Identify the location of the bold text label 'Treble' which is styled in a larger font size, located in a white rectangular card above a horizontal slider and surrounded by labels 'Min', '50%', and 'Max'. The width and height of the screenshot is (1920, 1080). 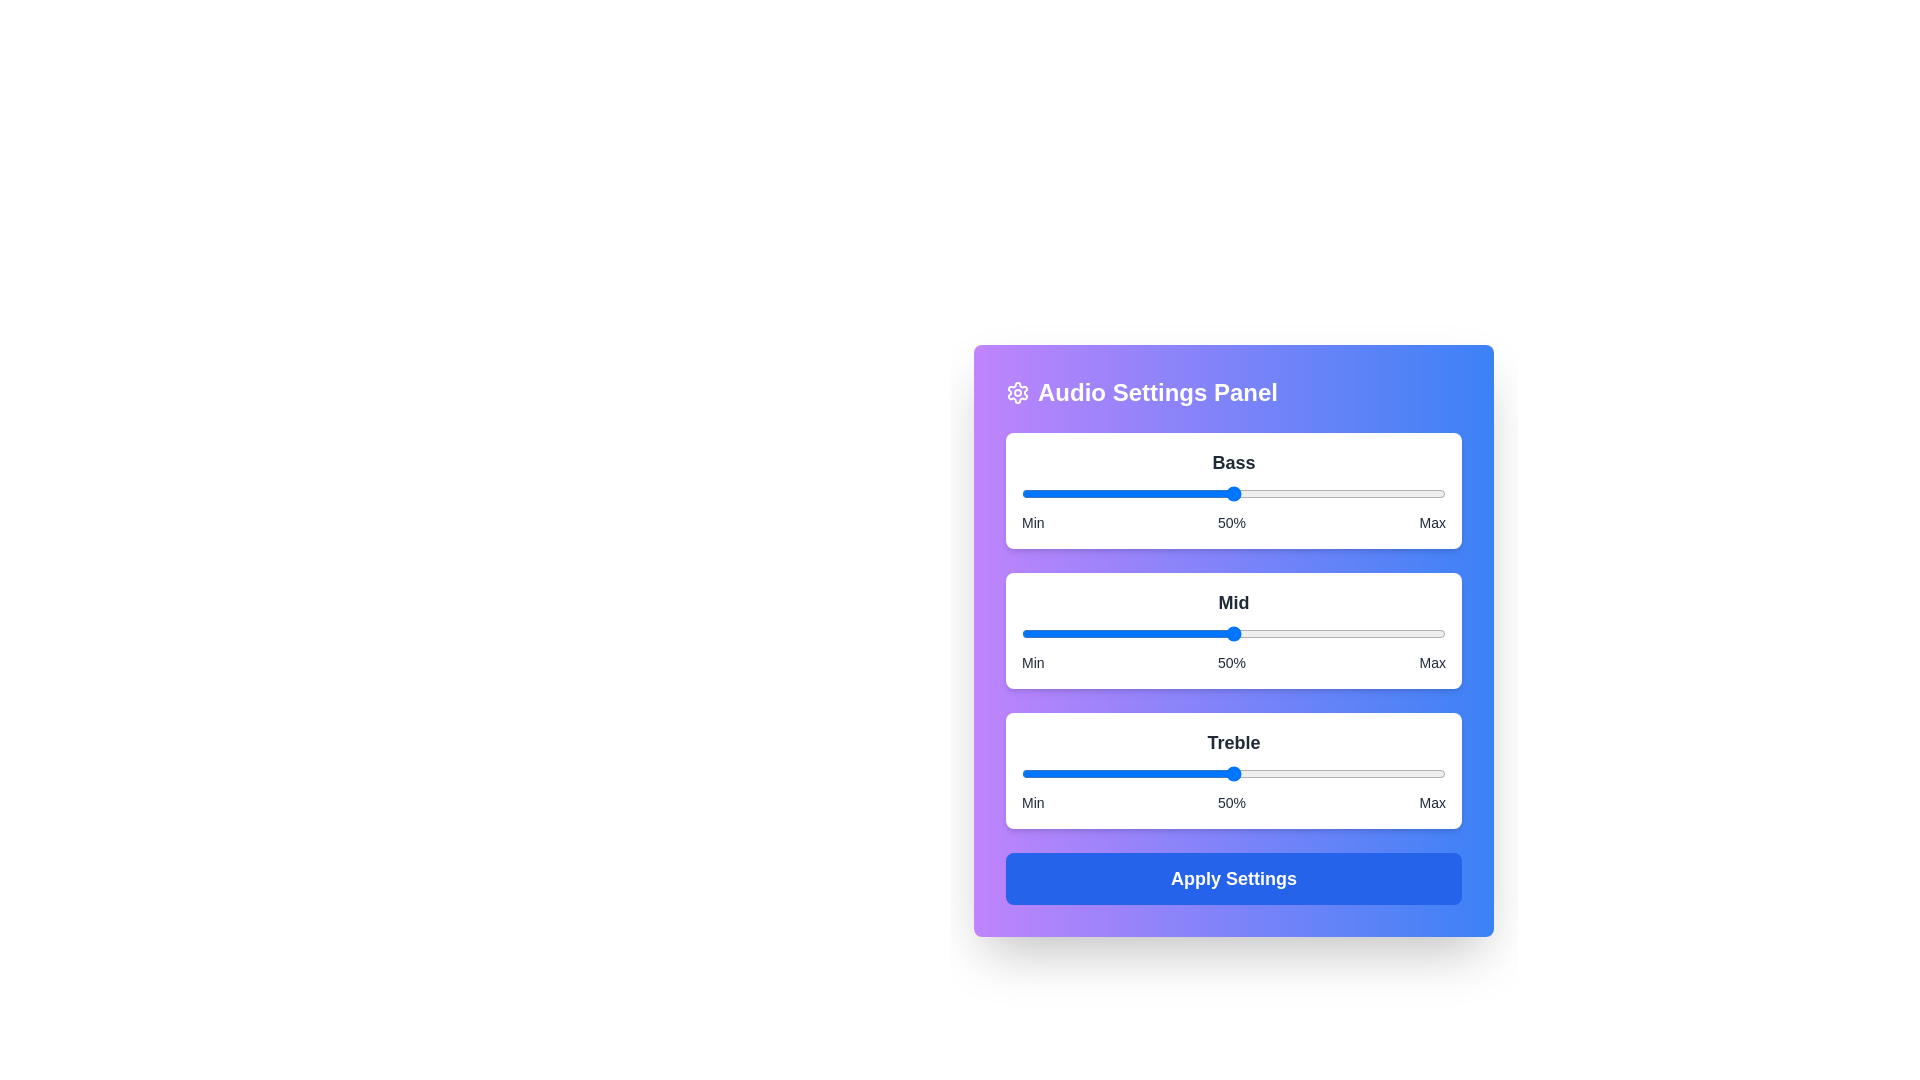
(1232, 743).